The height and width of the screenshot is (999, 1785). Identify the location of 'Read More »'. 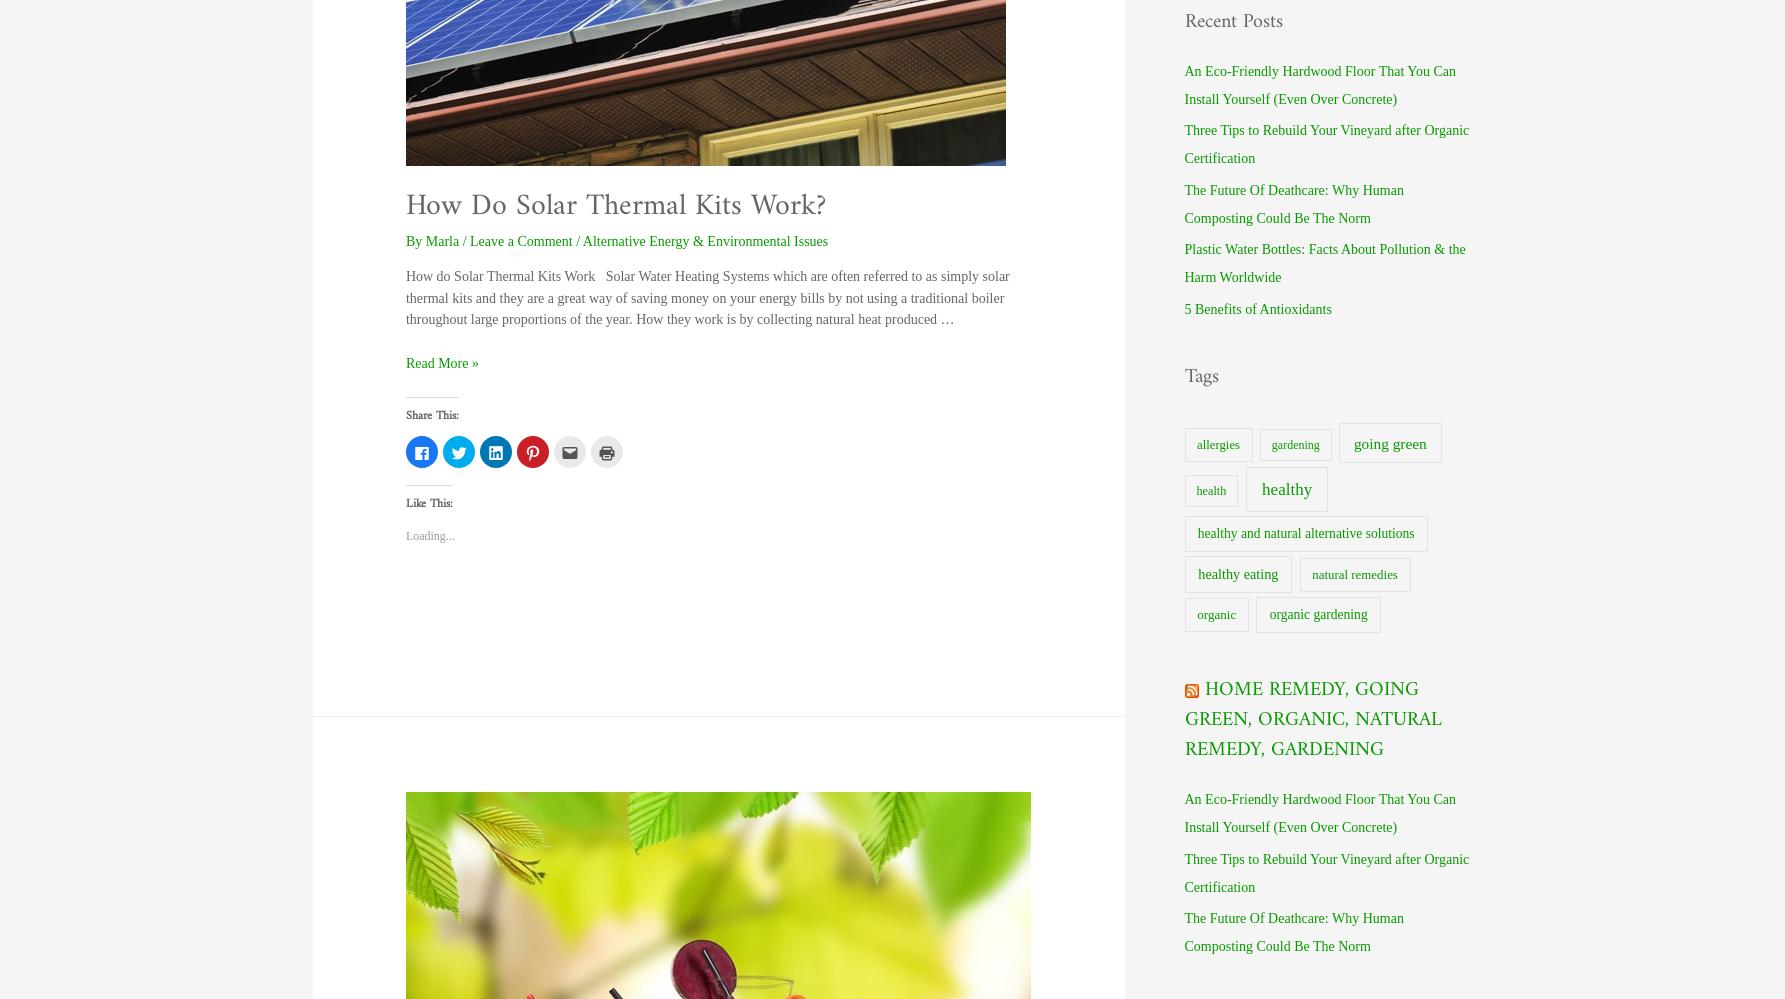
(440, 363).